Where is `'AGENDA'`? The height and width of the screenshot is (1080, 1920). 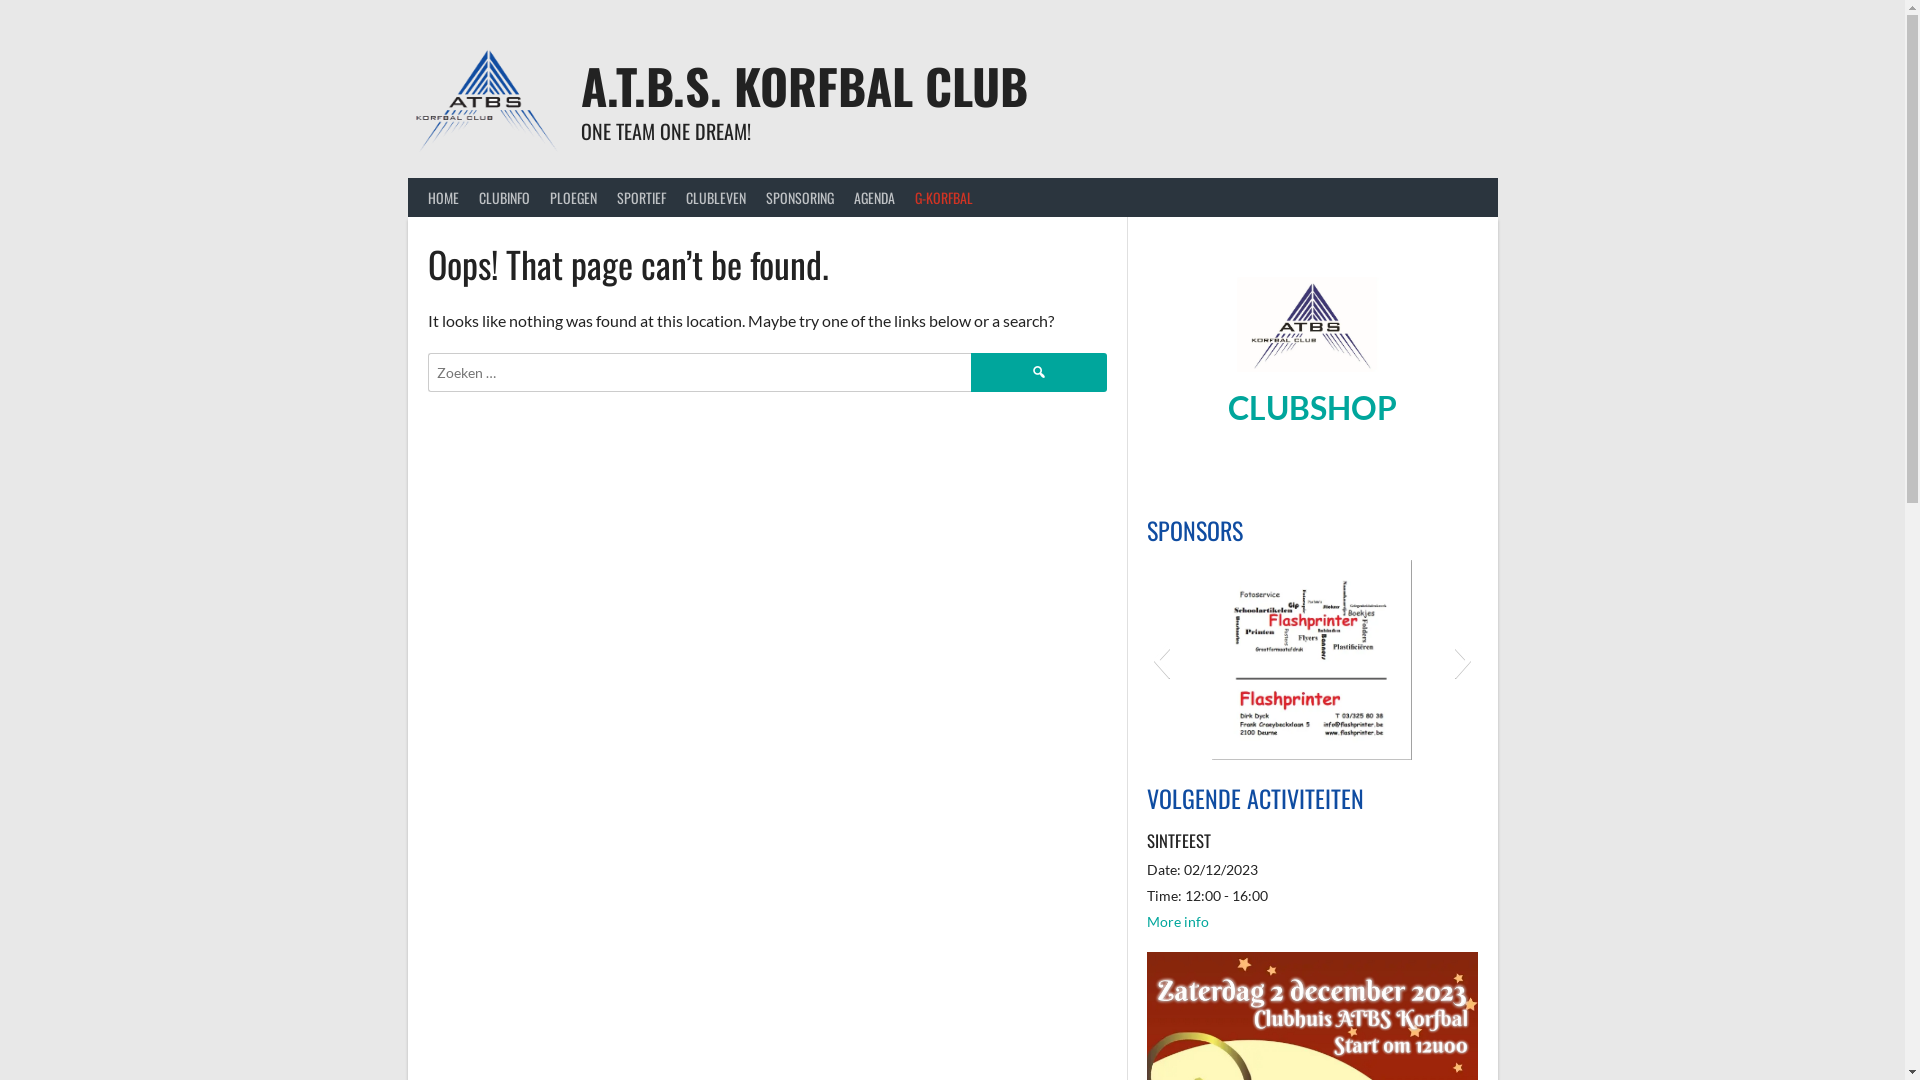
'AGENDA' is located at coordinates (874, 197).